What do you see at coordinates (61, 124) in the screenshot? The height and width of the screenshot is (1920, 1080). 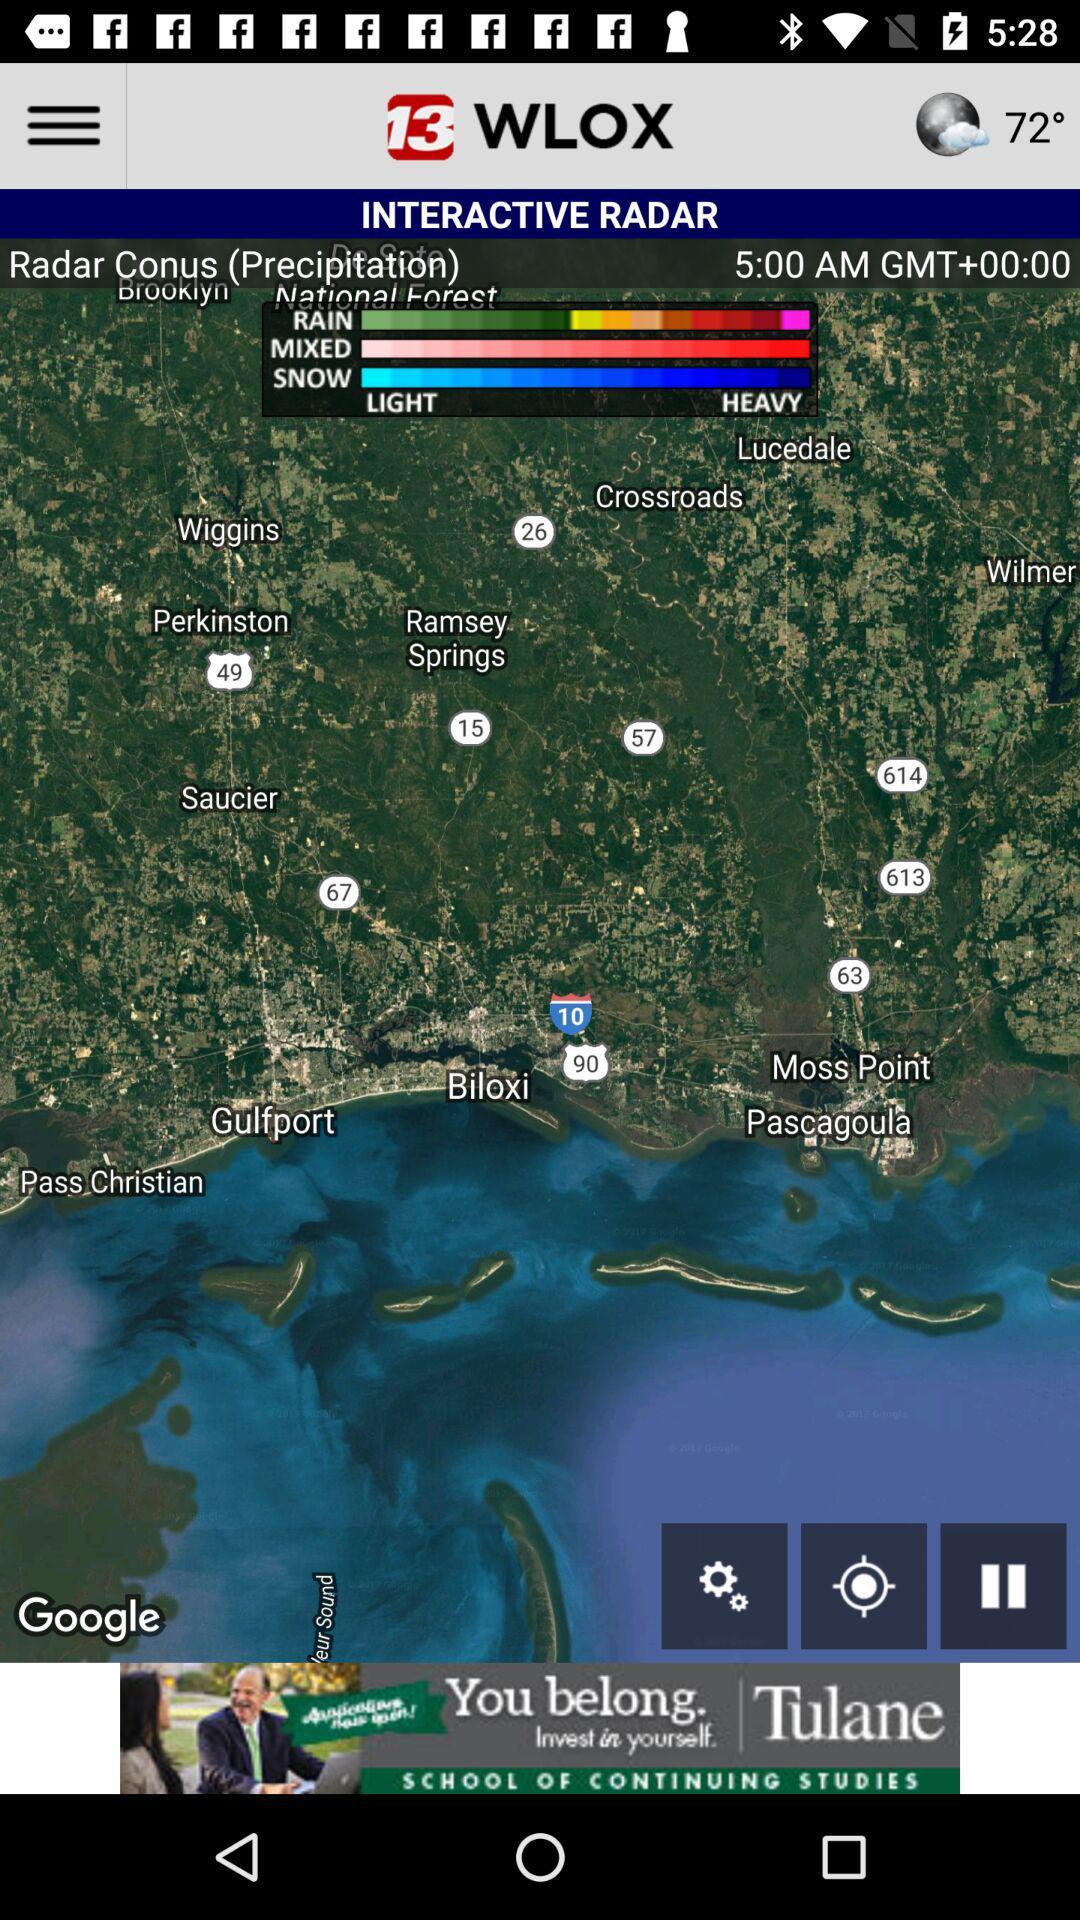 I see `the menu icon` at bounding box center [61, 124].